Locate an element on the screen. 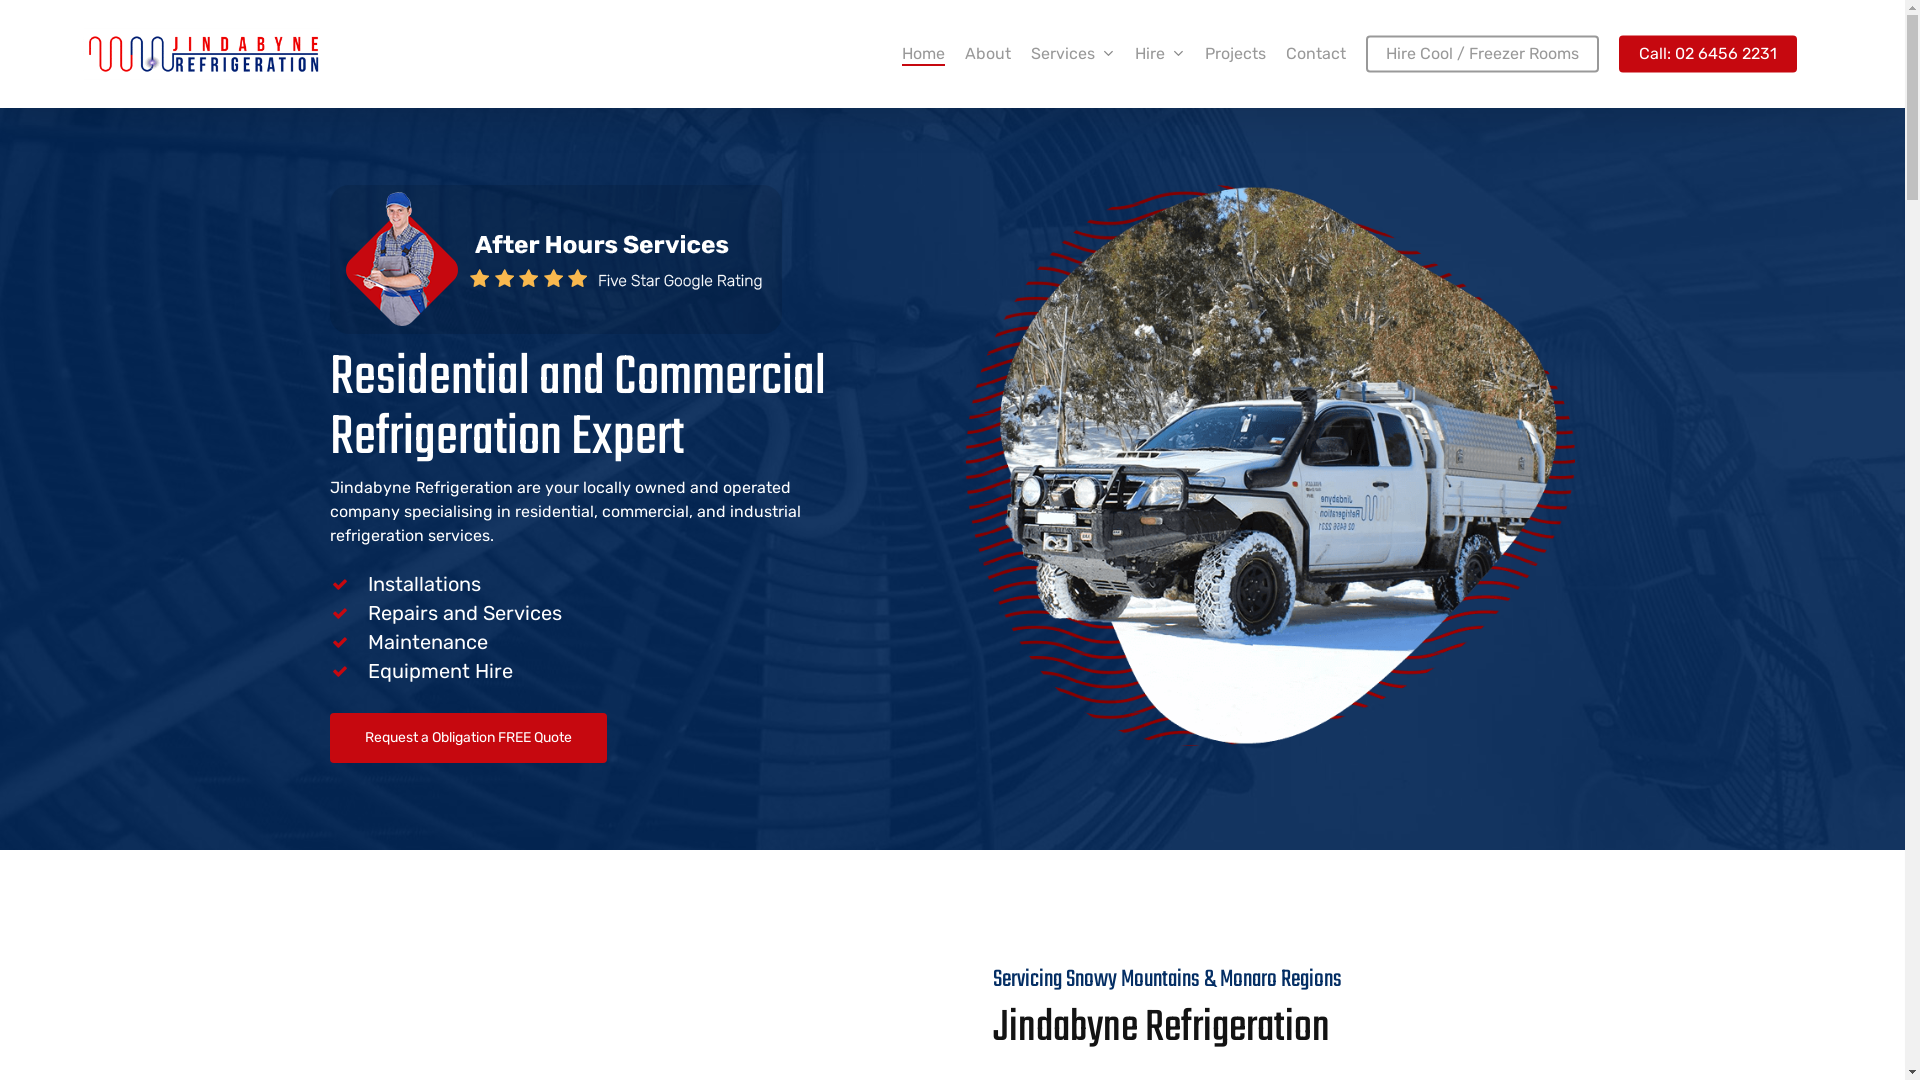  'Contact' is located at coordinates (1315, 53).